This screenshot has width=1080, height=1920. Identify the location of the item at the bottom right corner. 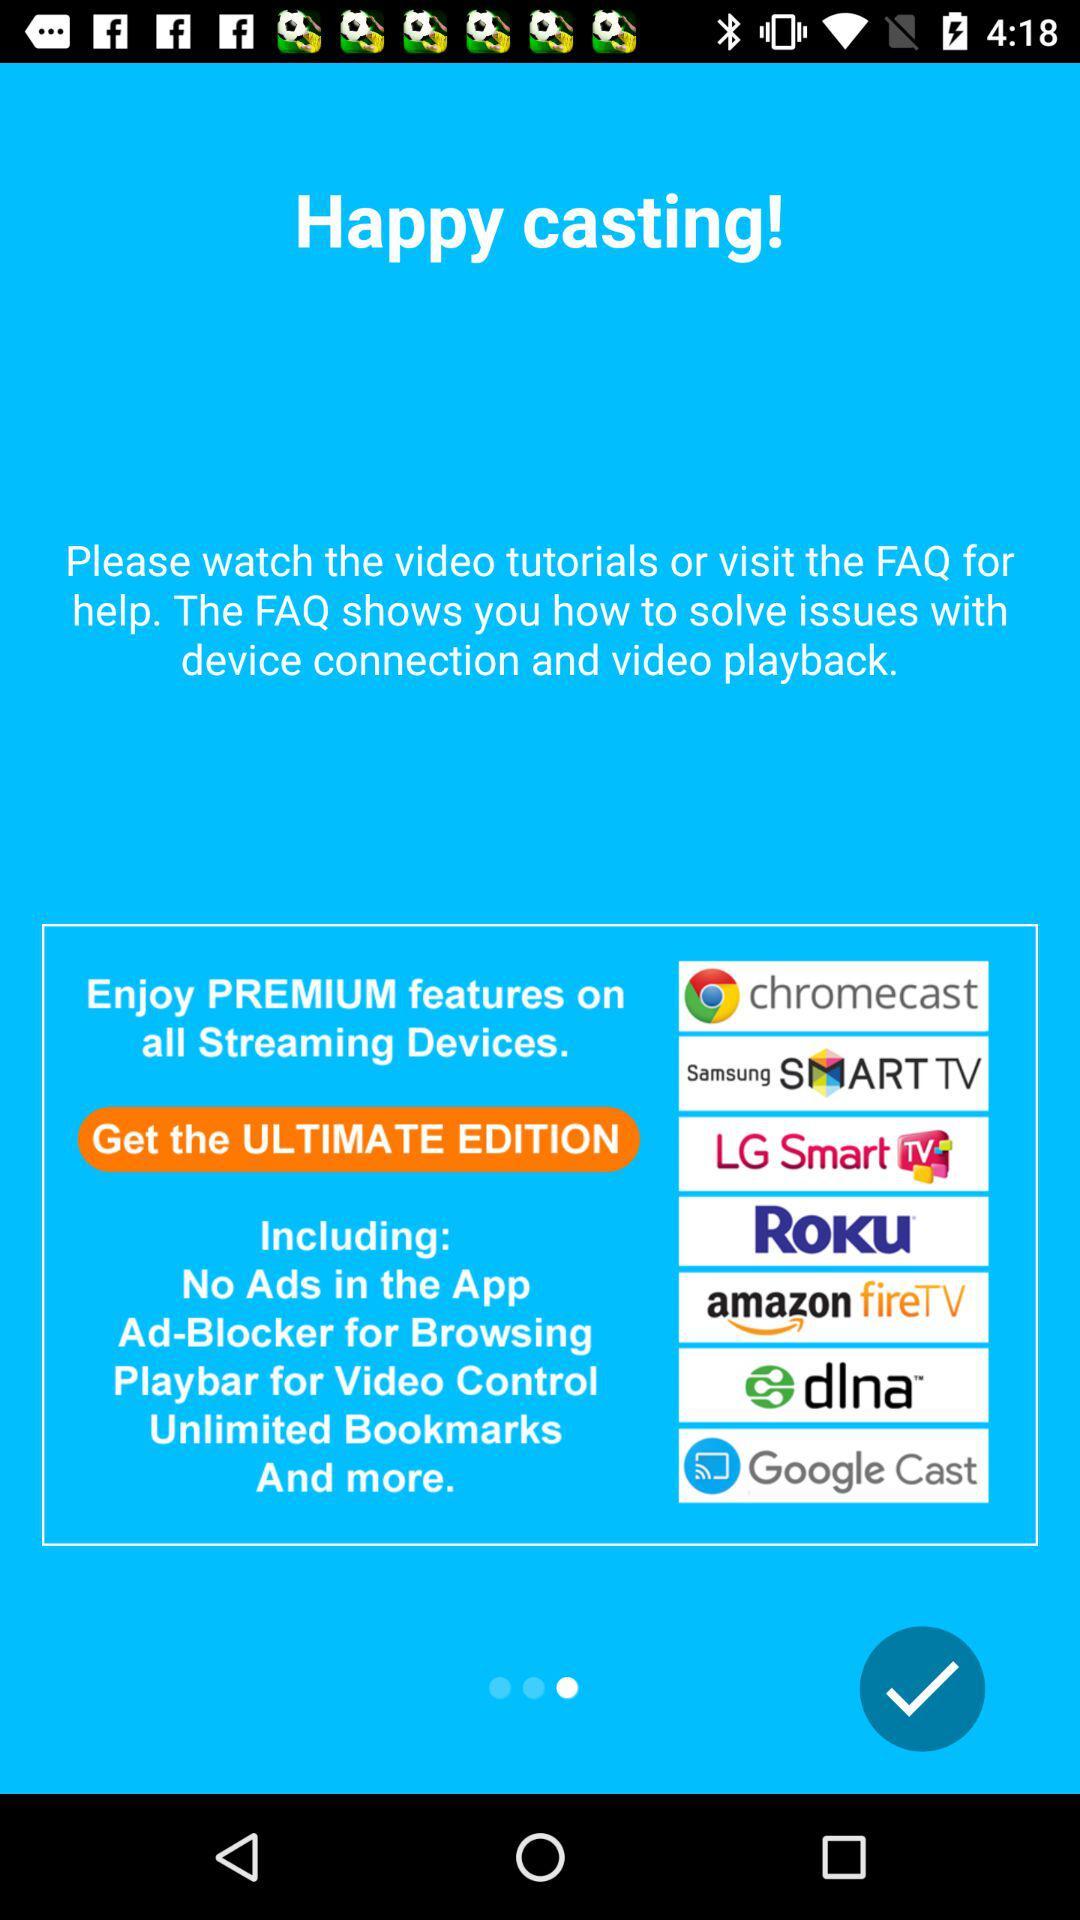
(922, 1688).